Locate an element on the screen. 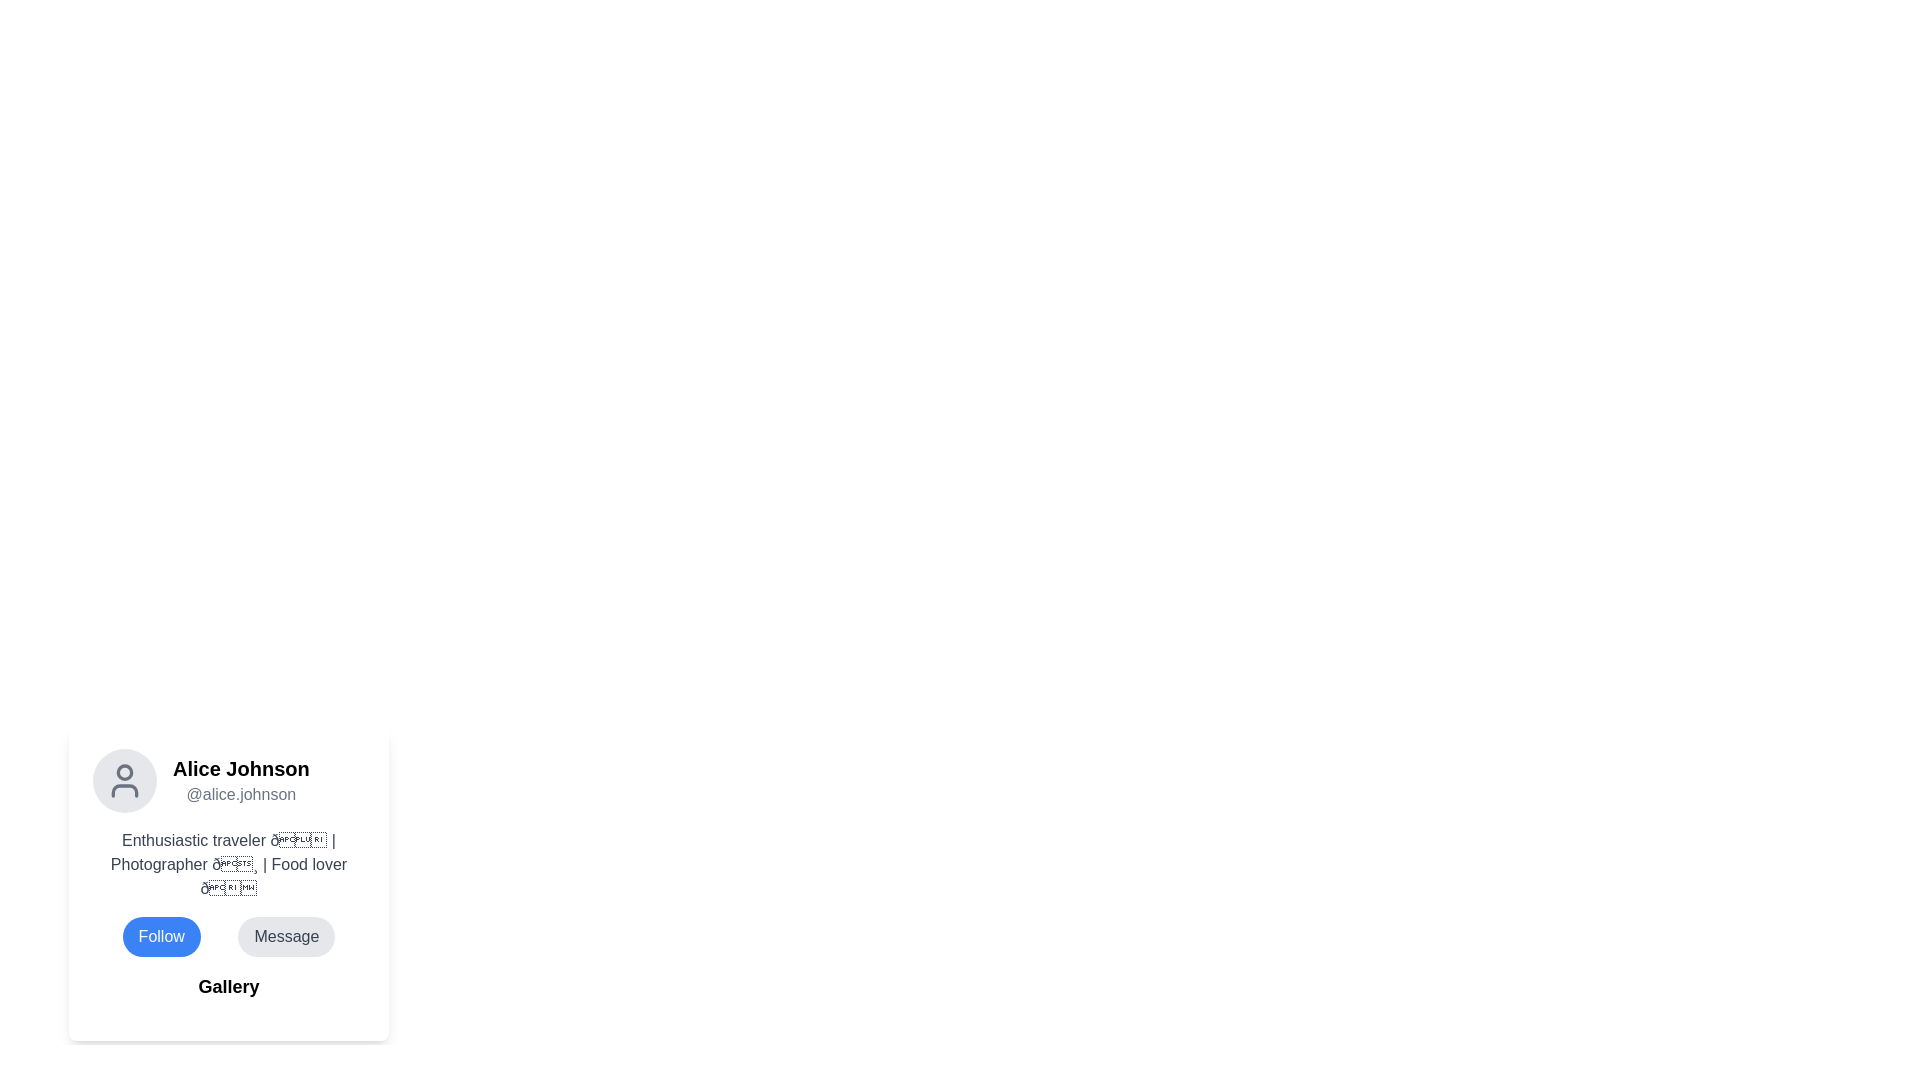  the 'Follow' or 'Message' button in the user profile card is located at coordinates (229, 937).